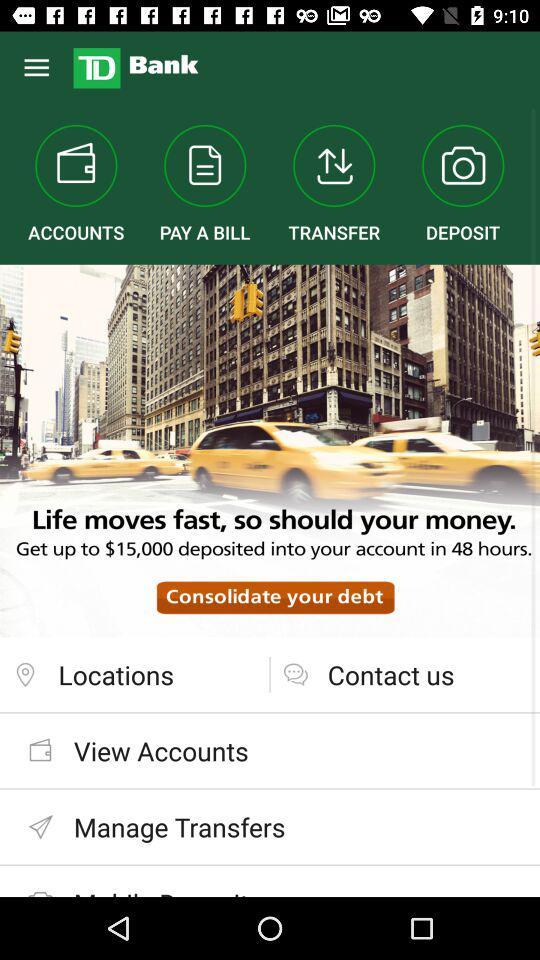 Image resolution: width=540 pixels, height=960 pixels. I want to click on the view accounts icon, so click(270, 749).